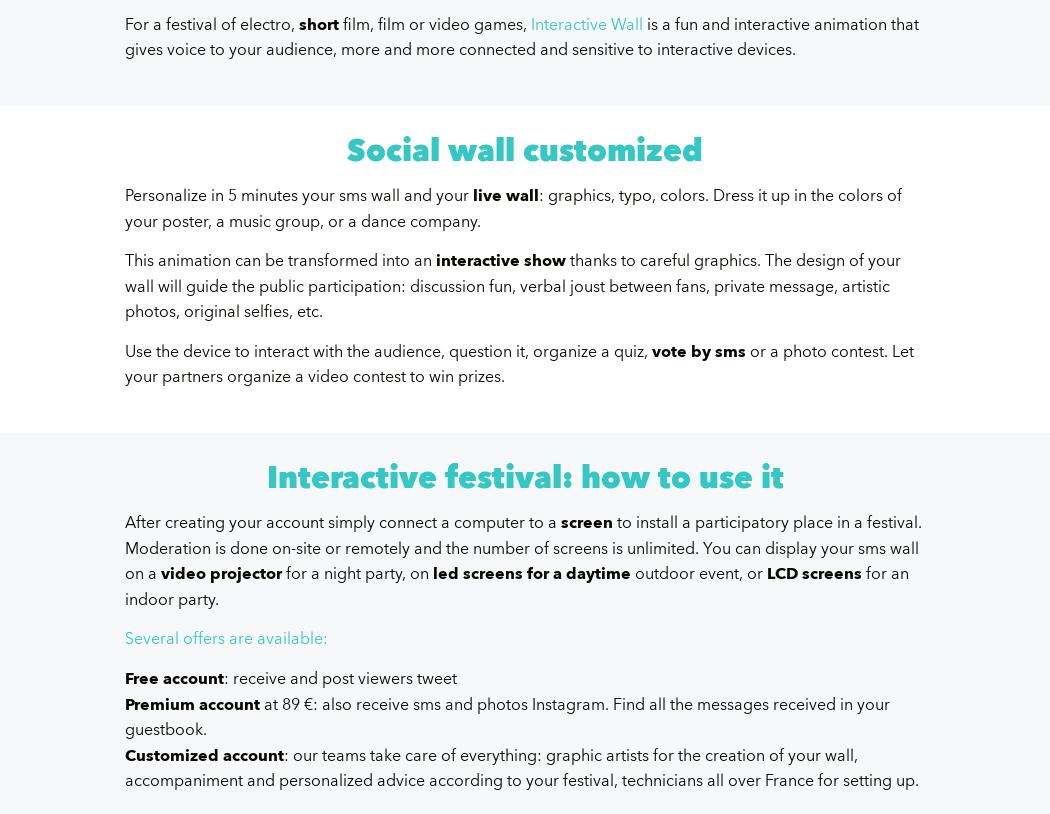 Image resolution: width=1050 pixels, height=814 pixels. I want to click on 'or a photo contest. Let your partners organize a video contest to win prizes.', so click(518, 364).